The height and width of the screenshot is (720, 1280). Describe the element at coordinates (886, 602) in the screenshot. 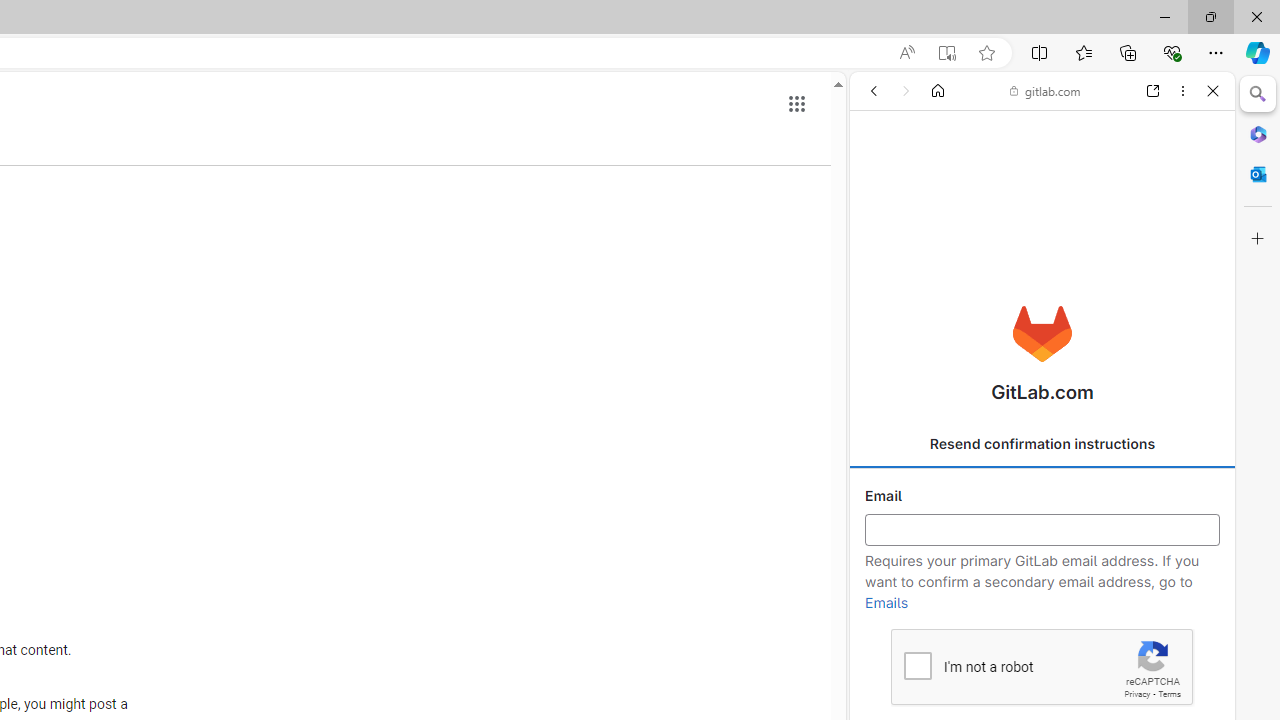

I see `'Emails'` at that location.